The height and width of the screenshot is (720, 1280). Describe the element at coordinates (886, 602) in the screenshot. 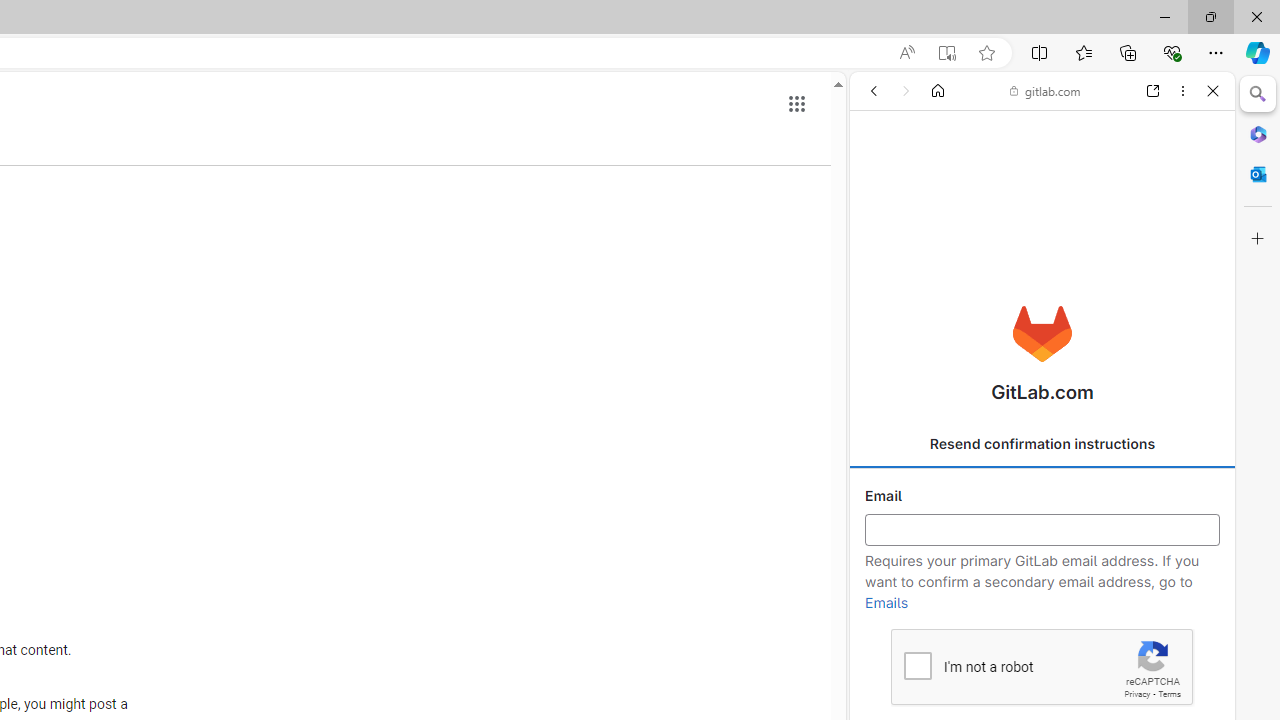

I see `'Emails'` at that location.